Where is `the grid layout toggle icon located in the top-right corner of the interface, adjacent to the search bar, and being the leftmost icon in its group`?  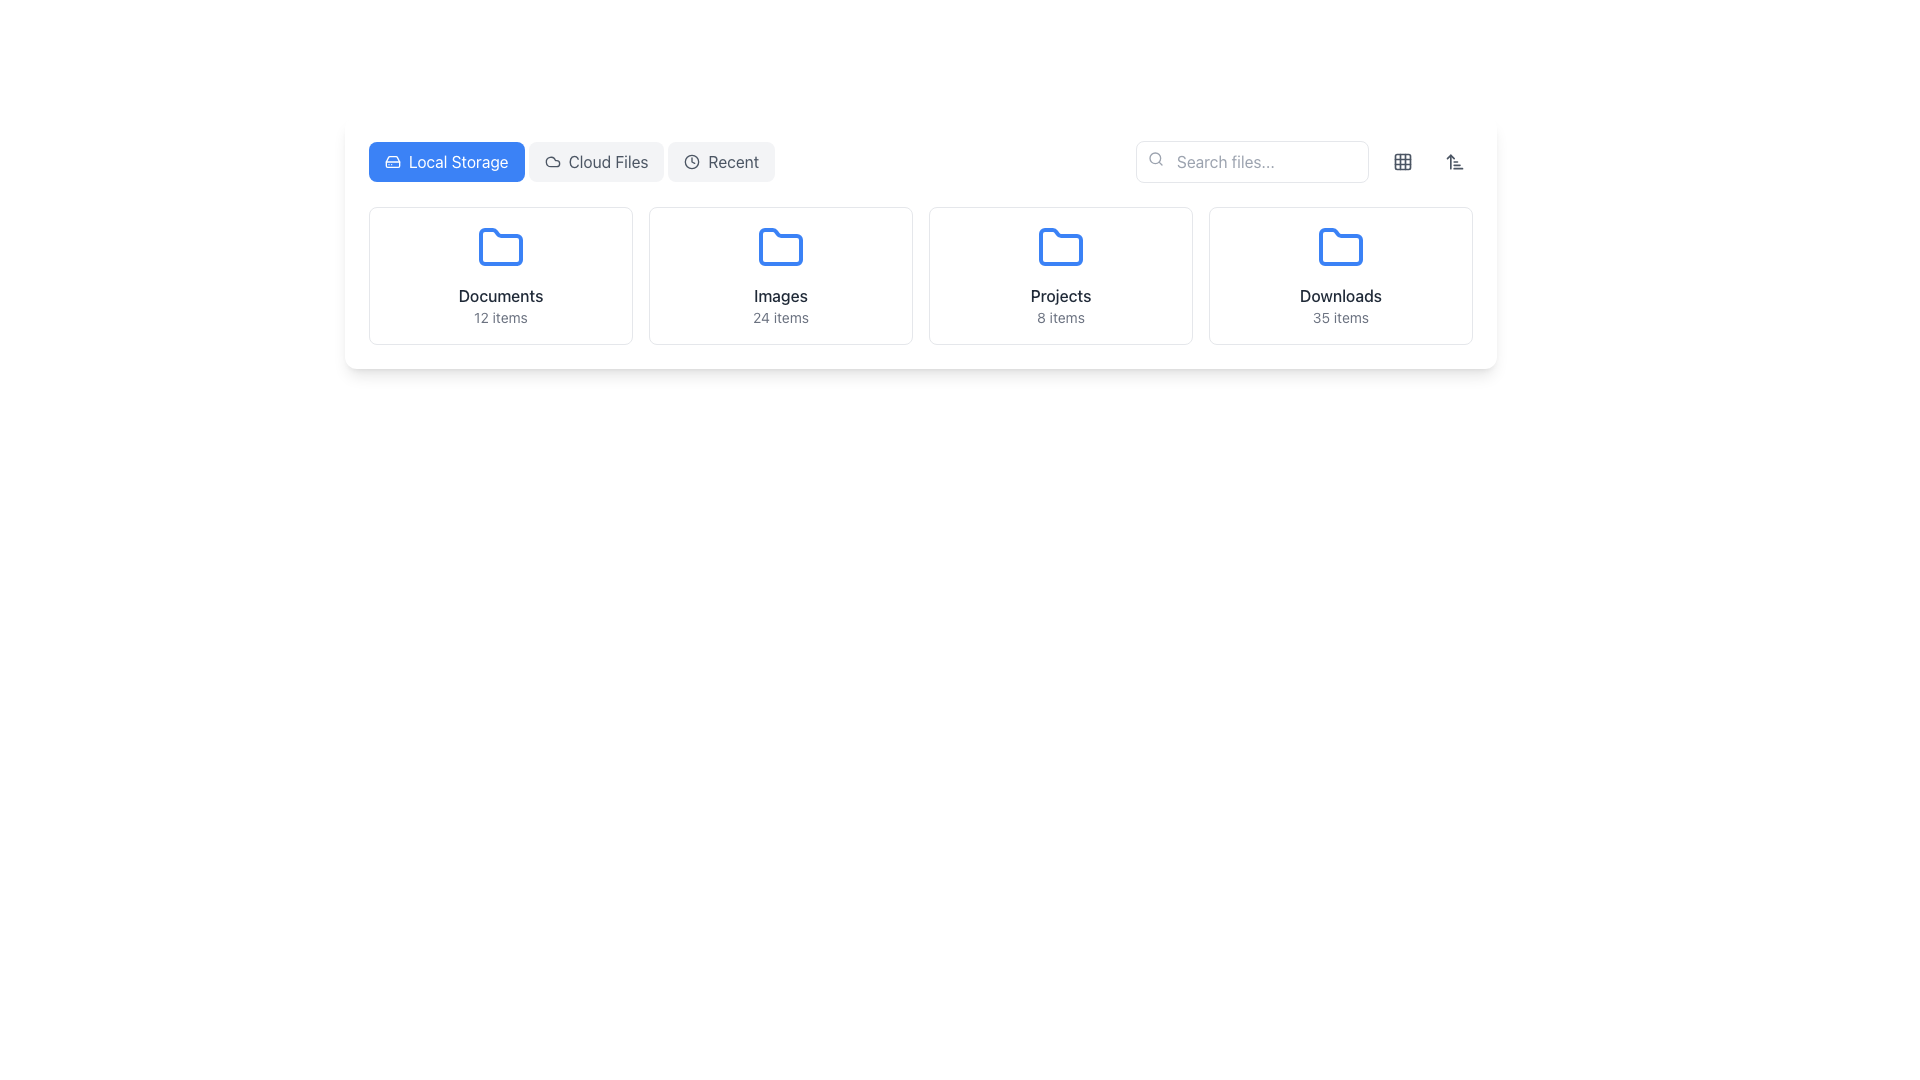 the grid layout toggle icon located in the top-right corner of the interface, adjacent to the search bar, and being the leftmost icon in its group is located at coordinates (1401, 161).